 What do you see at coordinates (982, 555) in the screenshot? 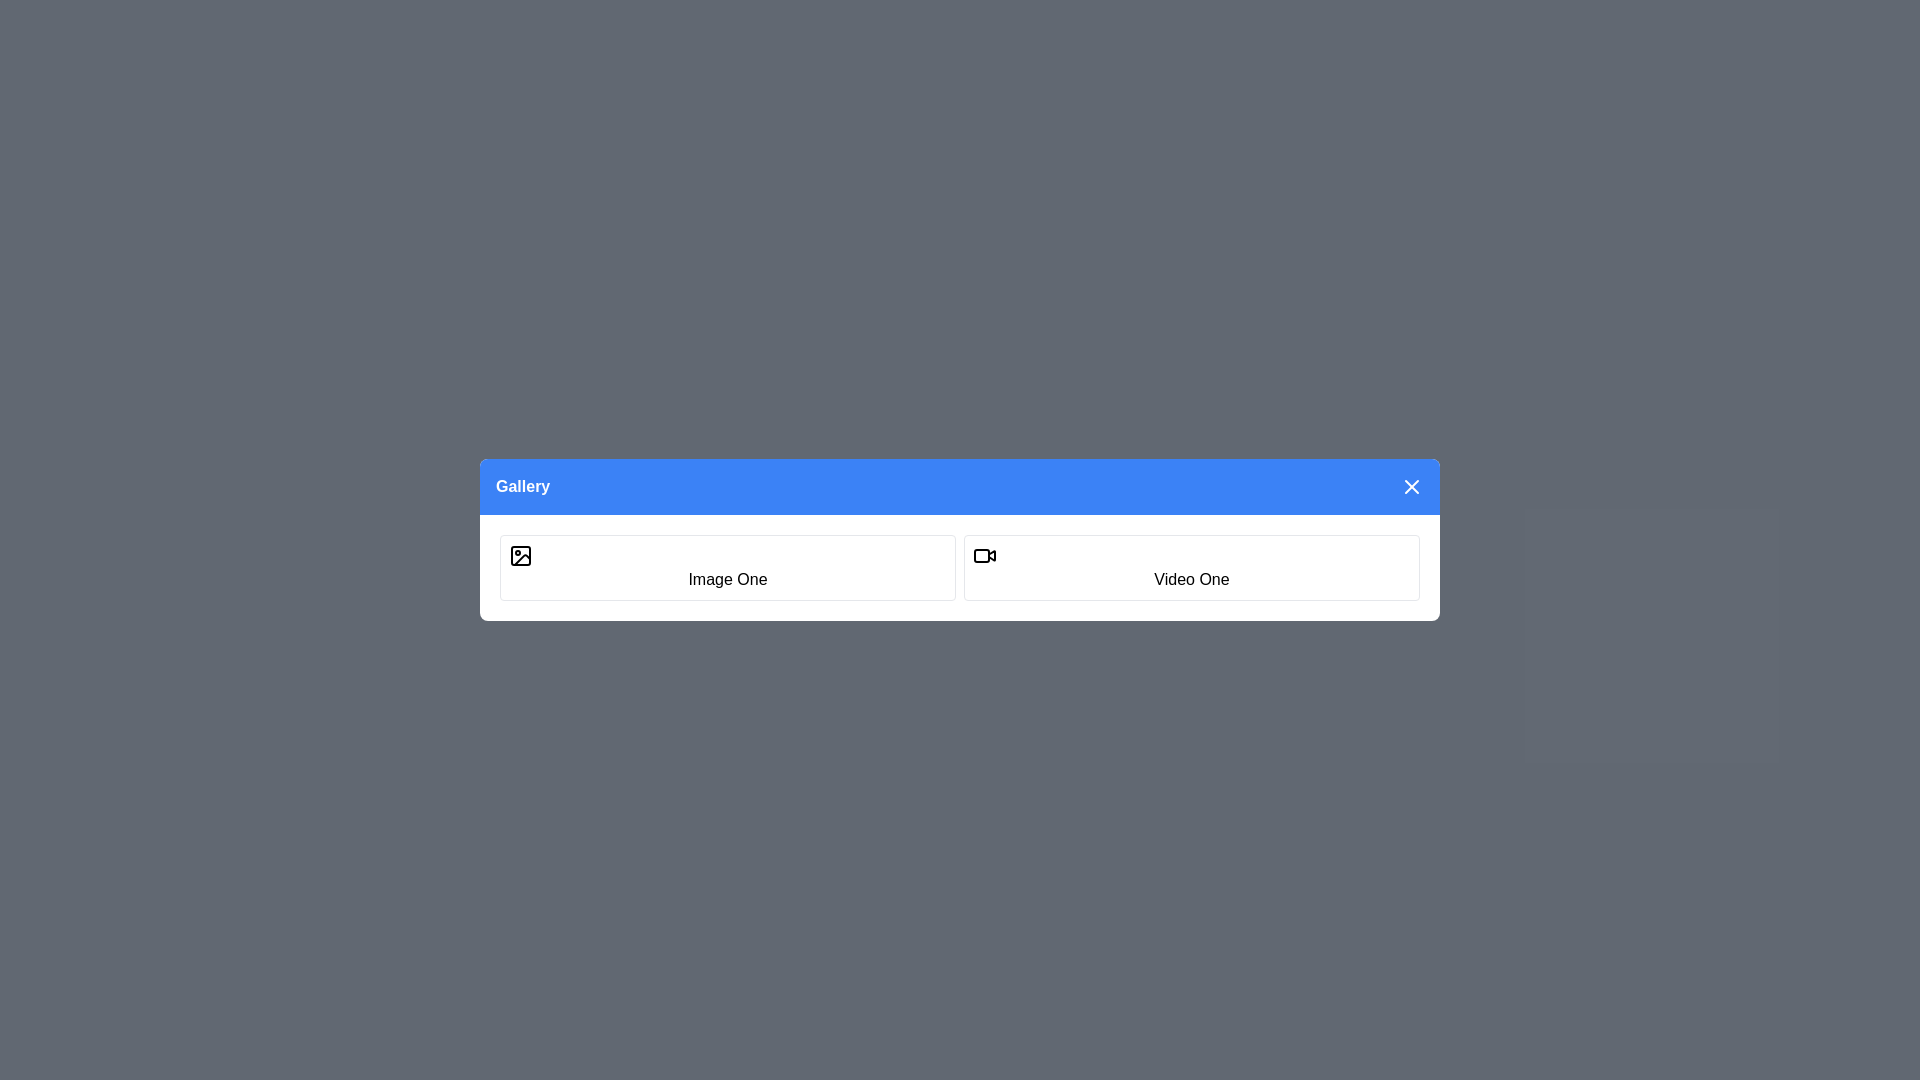
I see `the graphical component within the video icon, which is represented by a rectangle in the lower left corner of the composite icon` at bounding box center [982, 555].